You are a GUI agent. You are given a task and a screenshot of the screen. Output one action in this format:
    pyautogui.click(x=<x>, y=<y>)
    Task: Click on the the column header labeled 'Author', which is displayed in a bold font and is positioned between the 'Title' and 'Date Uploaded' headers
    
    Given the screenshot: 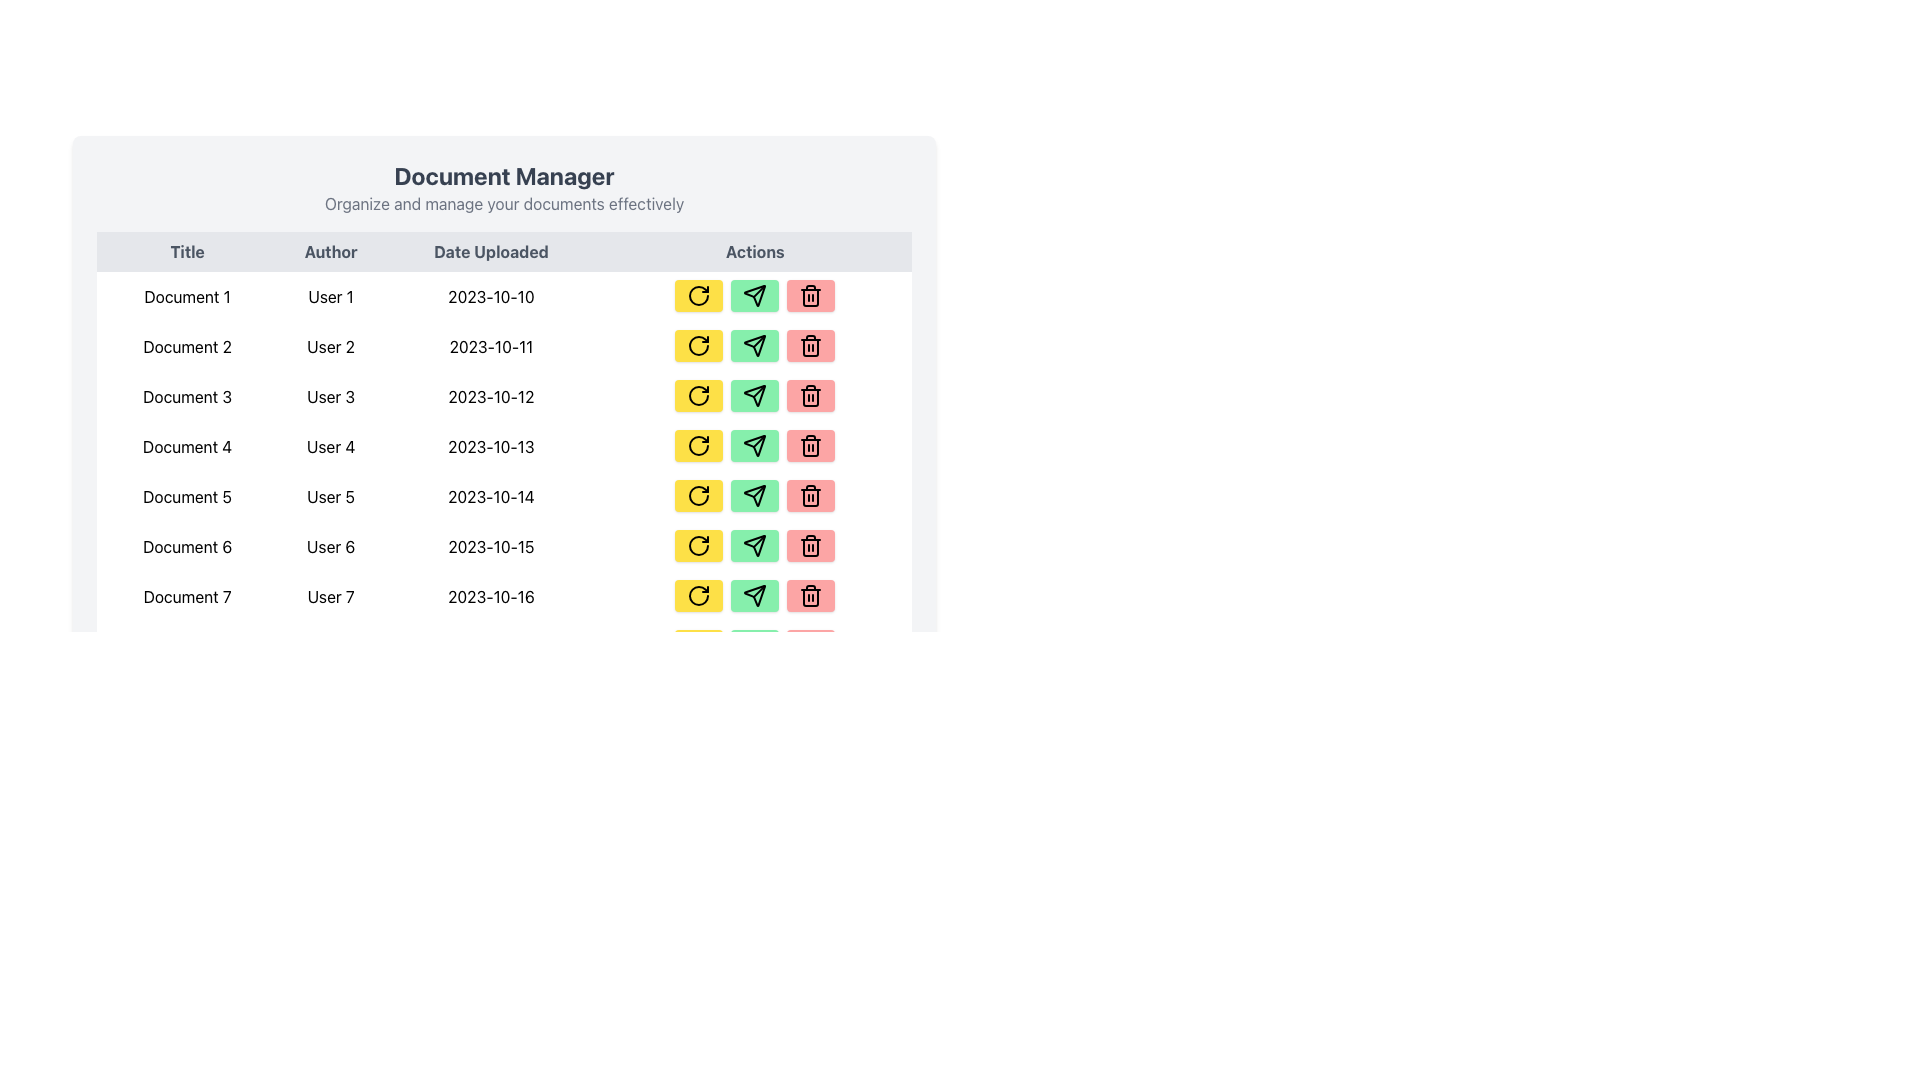 What is the action you would take?
    pyautogui.click(x=331, y=250)
    